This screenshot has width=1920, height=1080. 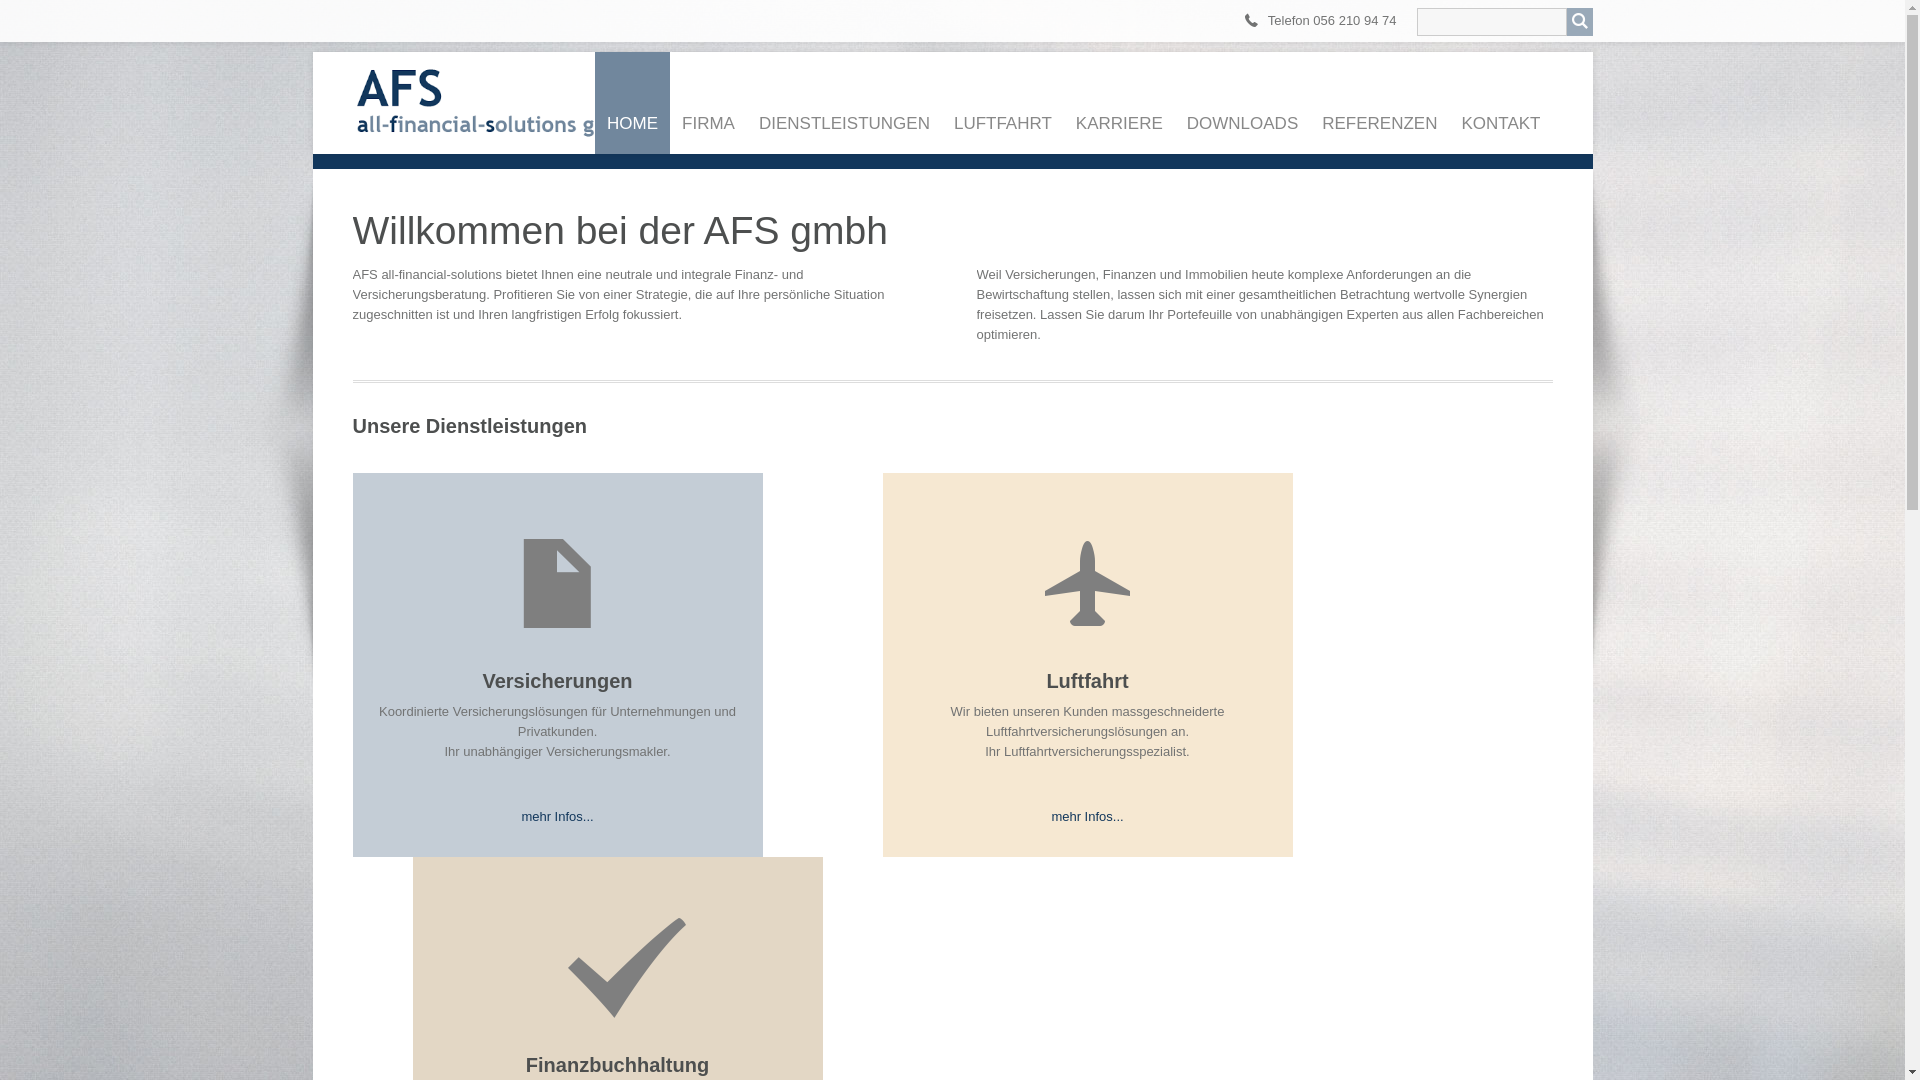 I want to click on 'KONTAKT', so click(x=1500, y=103).